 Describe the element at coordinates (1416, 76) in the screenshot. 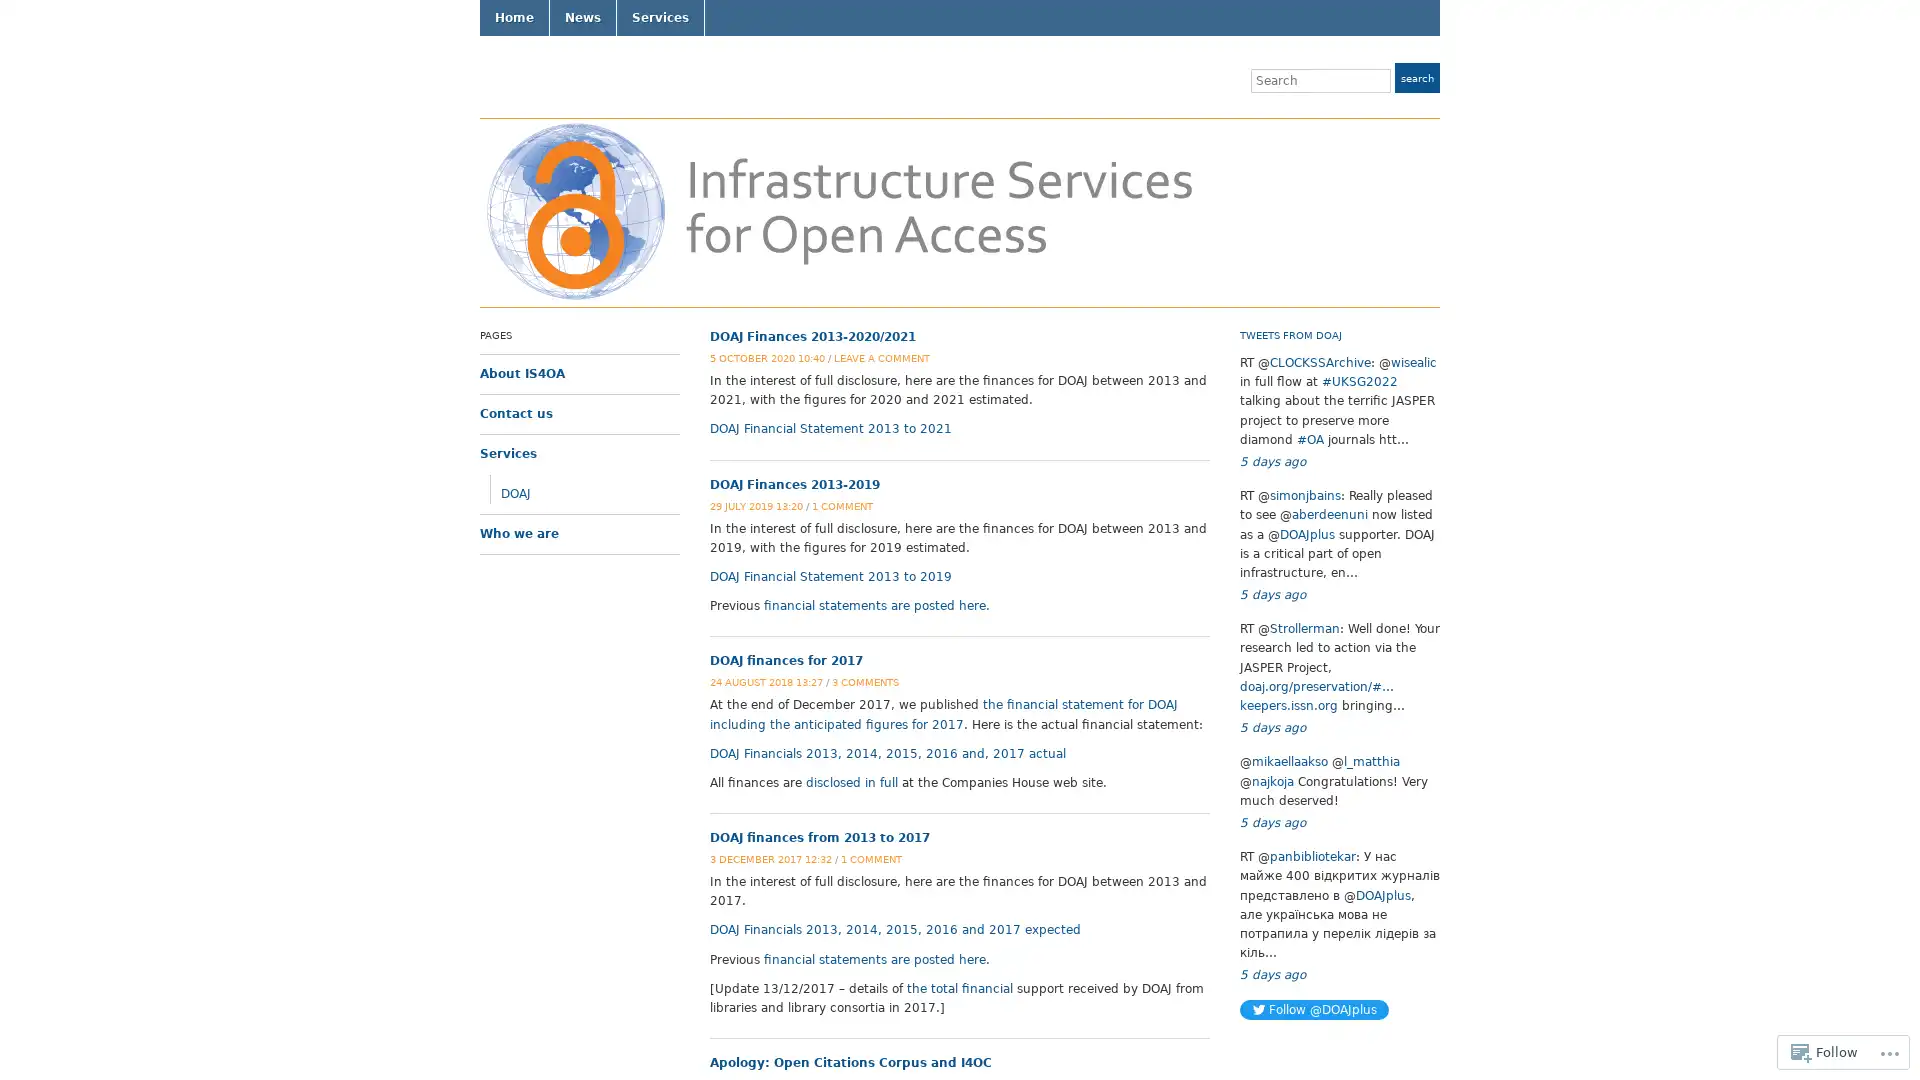

I see `search` at that location.